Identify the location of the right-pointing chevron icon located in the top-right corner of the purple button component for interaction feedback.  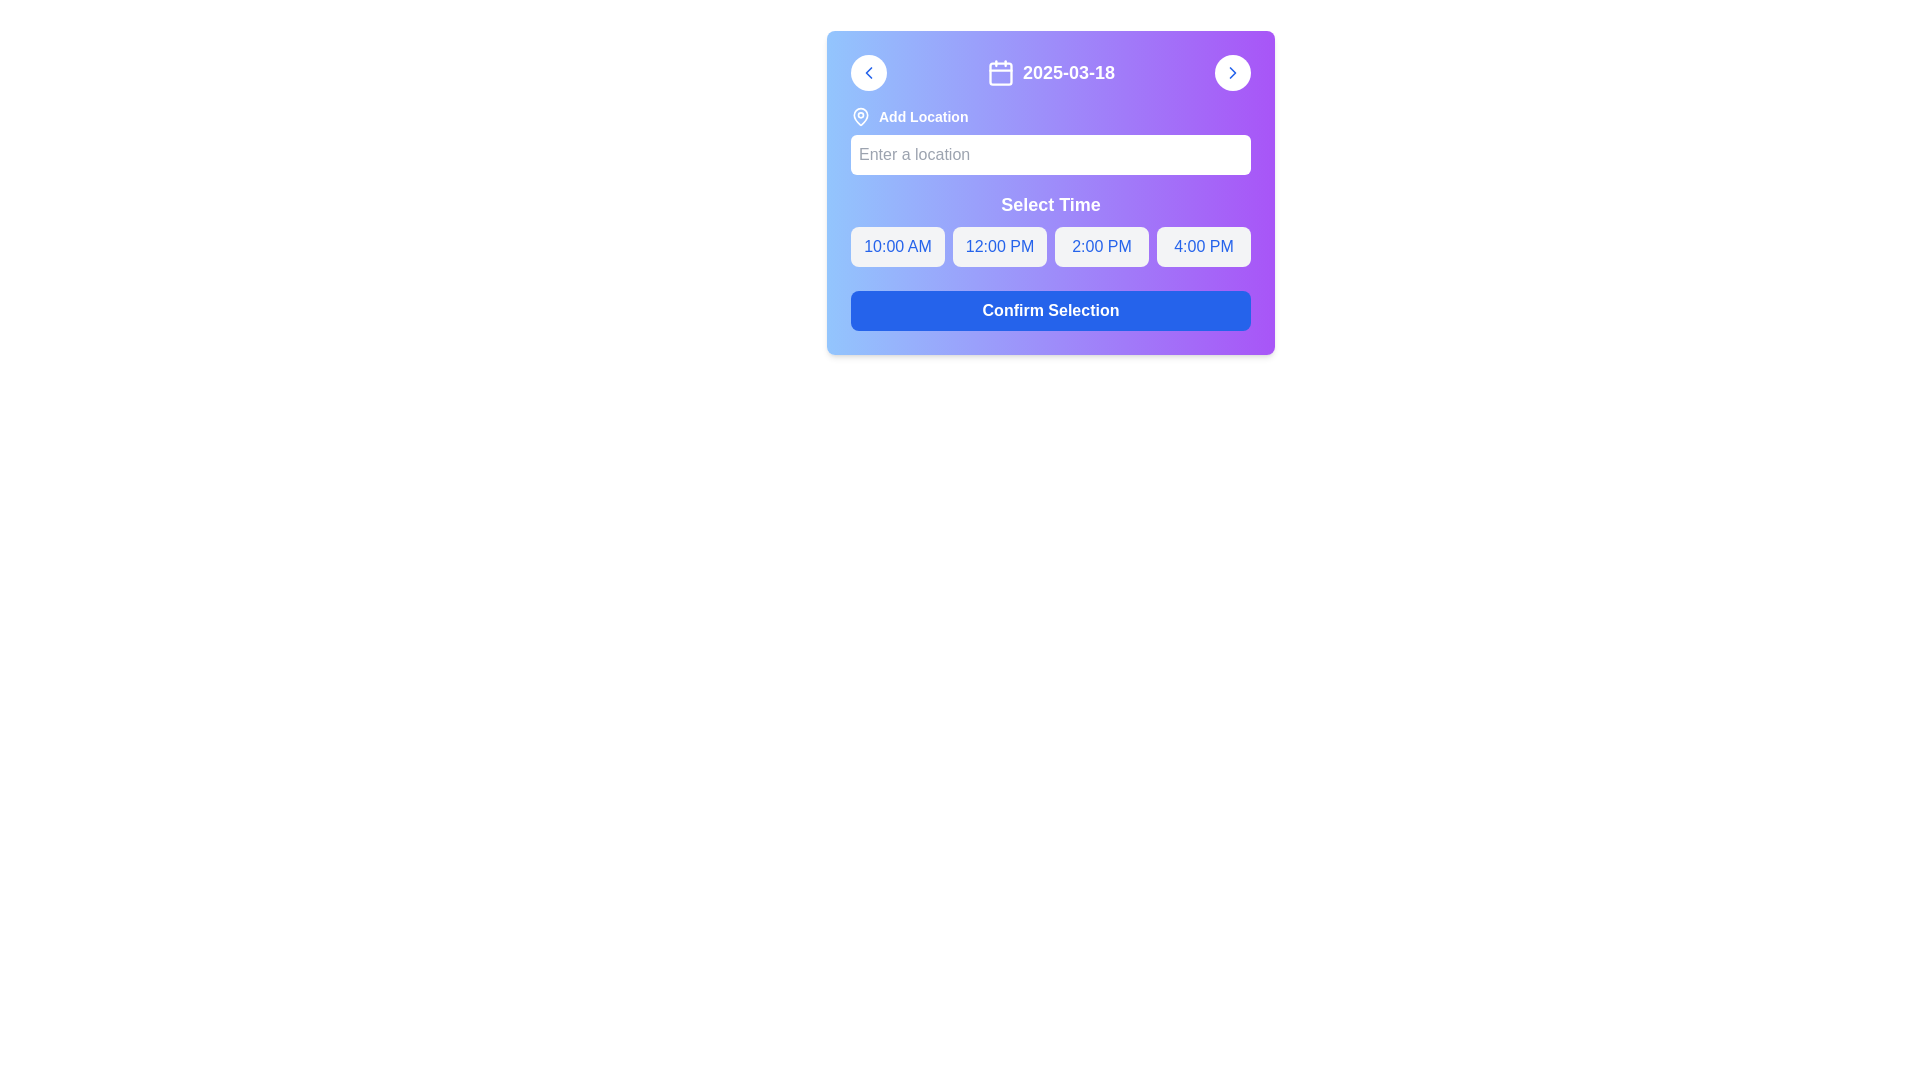
(1232, 72).